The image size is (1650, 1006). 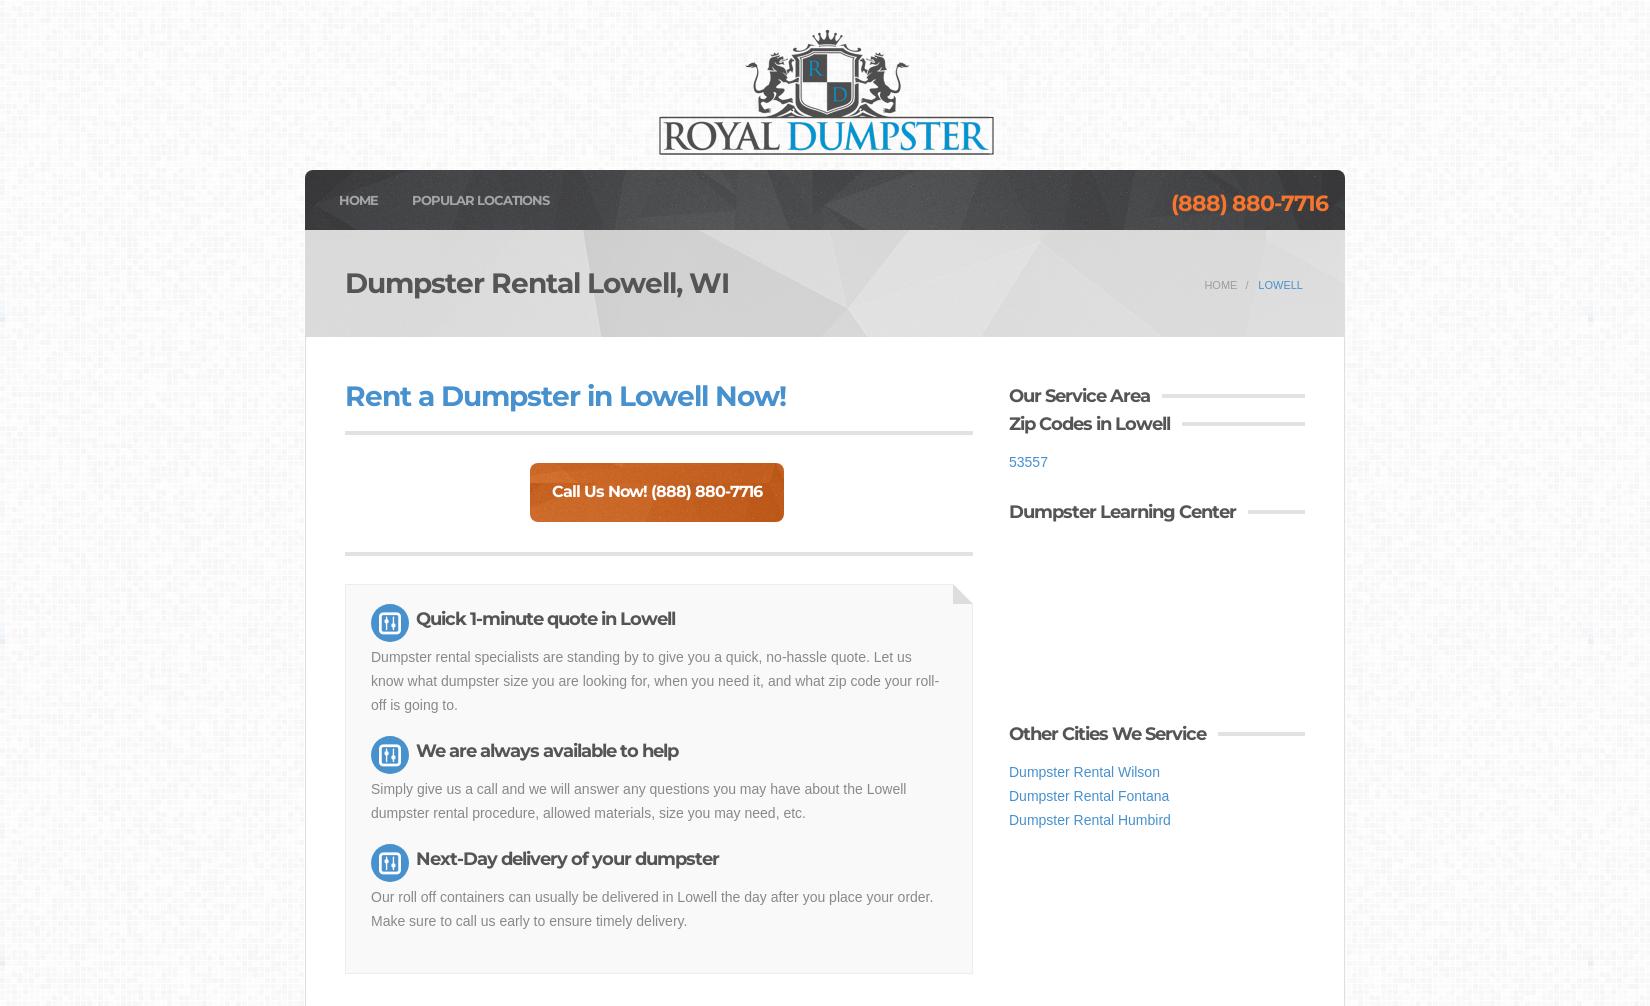 I want to click on 'We are always available to help', so click(x=545, y=750).